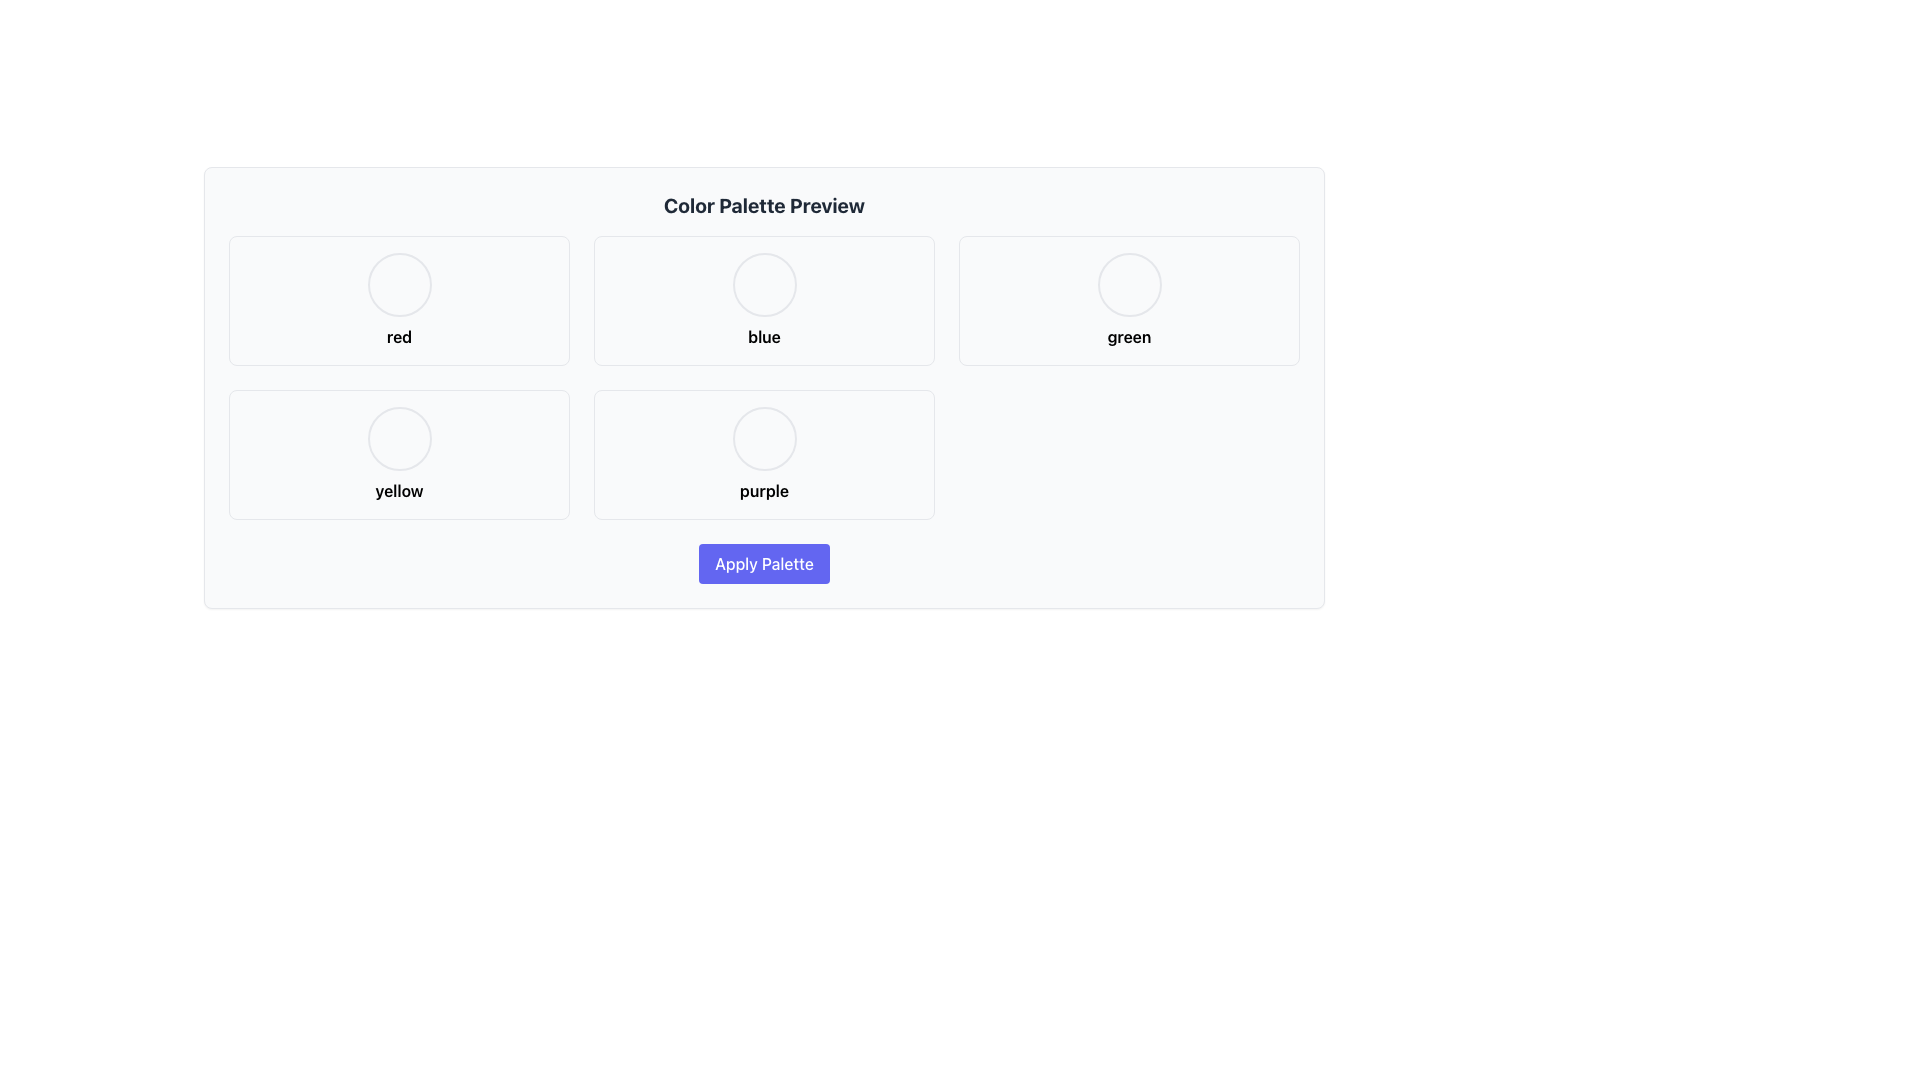  I want to click on bold text label displaying the word 'blue' located in the center column of the top row, positioned directly beneath a blue circular element, so click(763, 335).